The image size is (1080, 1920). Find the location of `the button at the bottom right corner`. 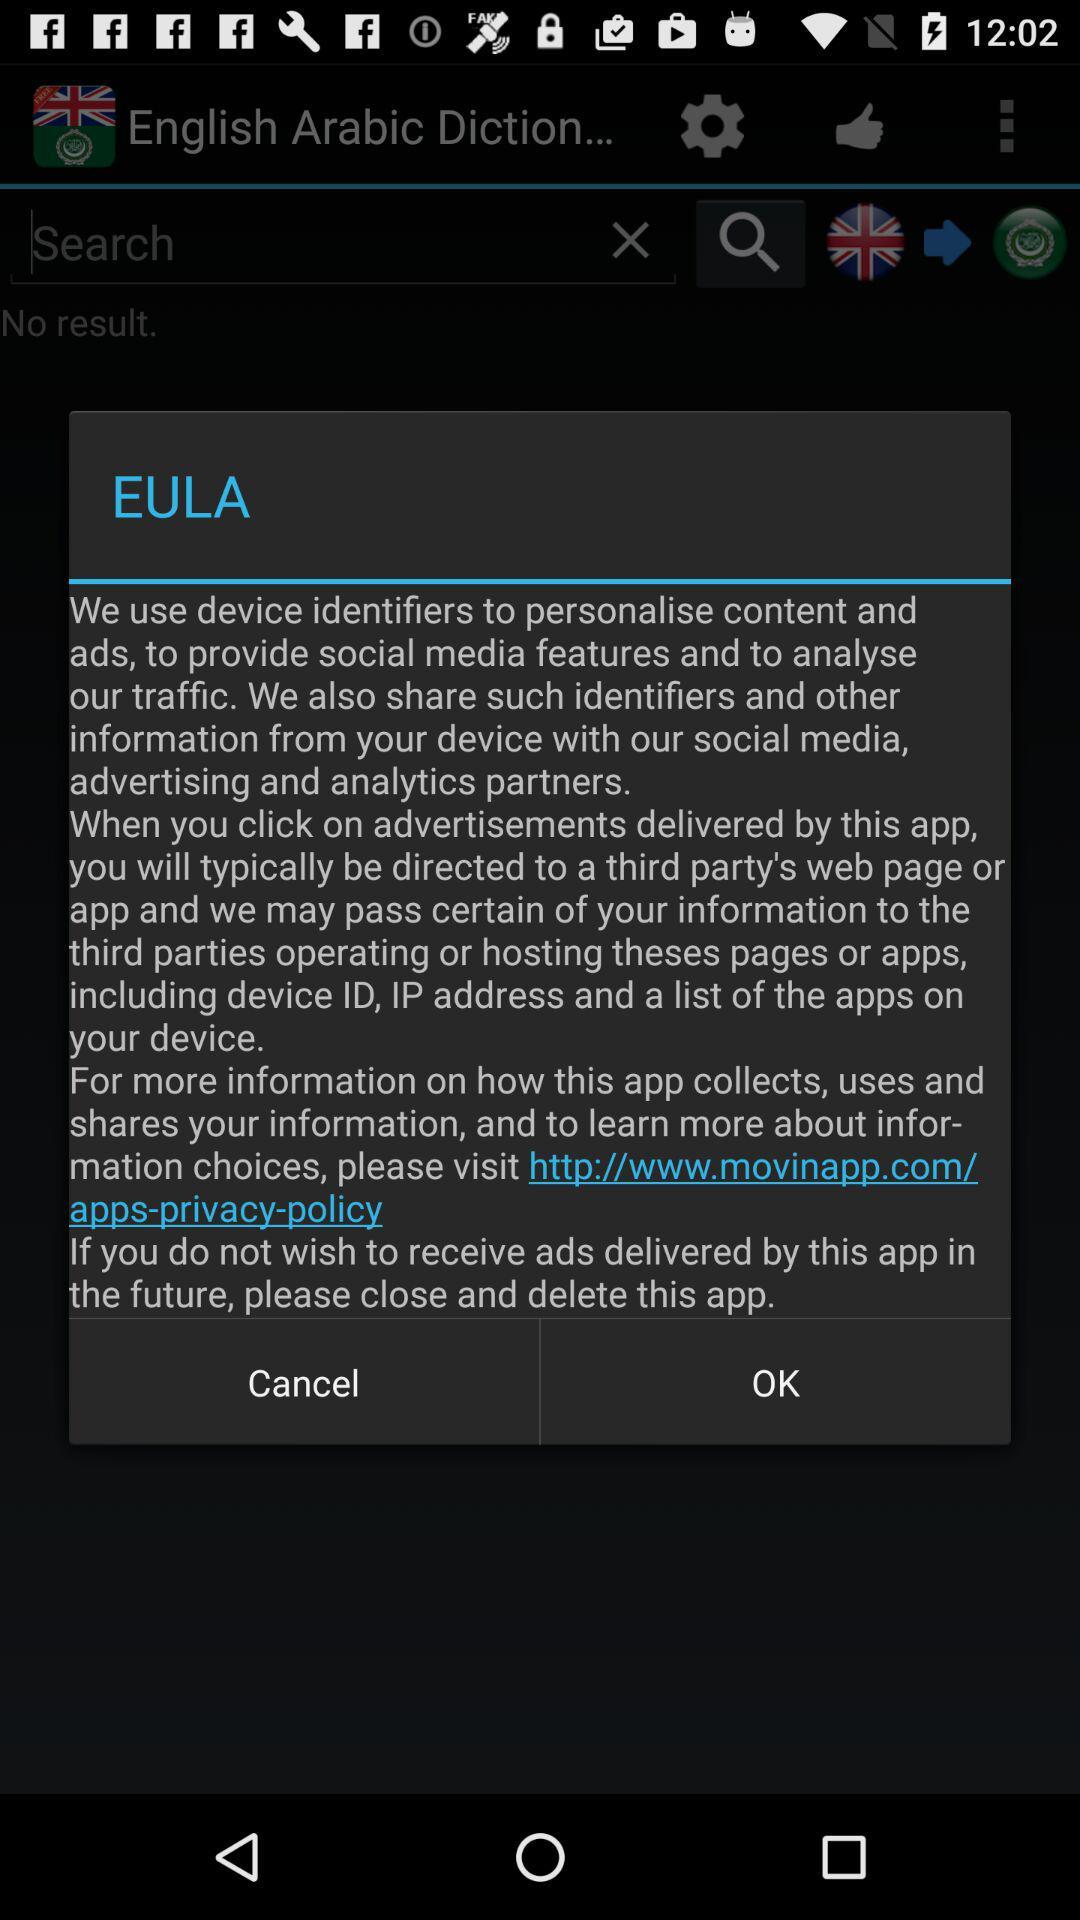

the button at the bottom right corner is located at coordinates (774, 1381).